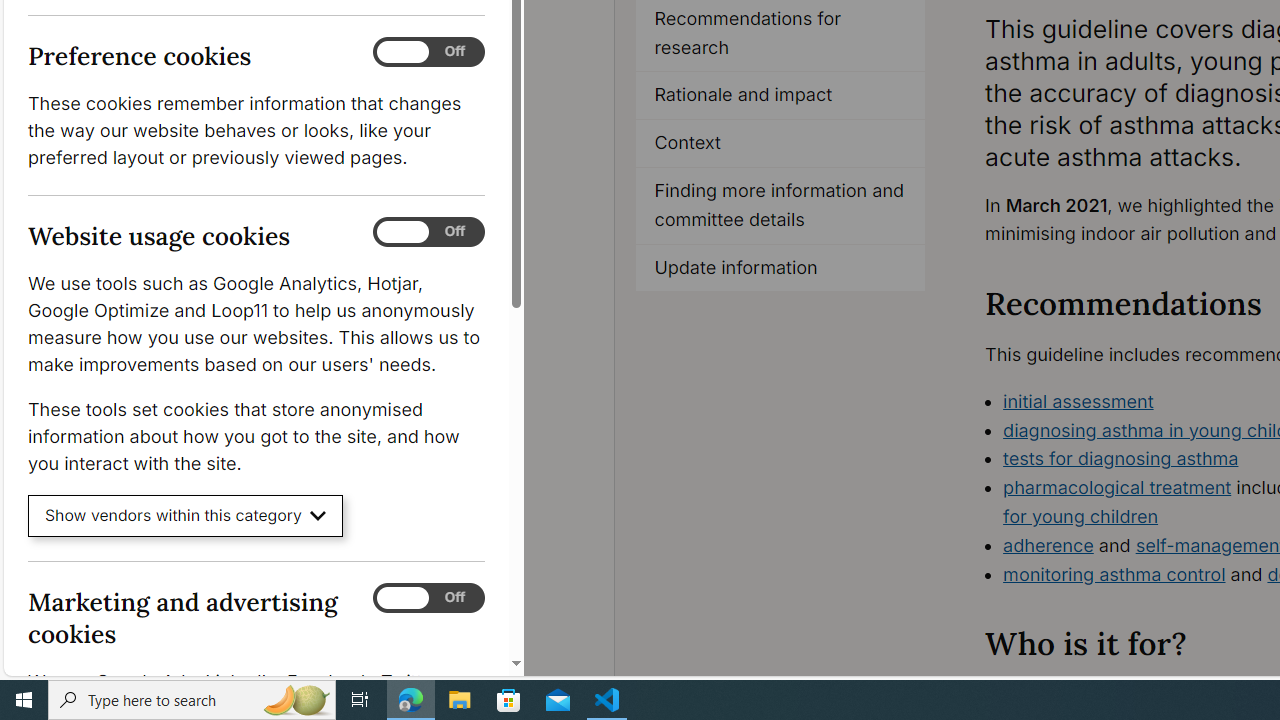 Image resolution: width=1280 pixels, height=720 pixels. What do you see at coordinates (779, 143) in the screenshot?
I see `'Context'` at bounding box center [779, 143].